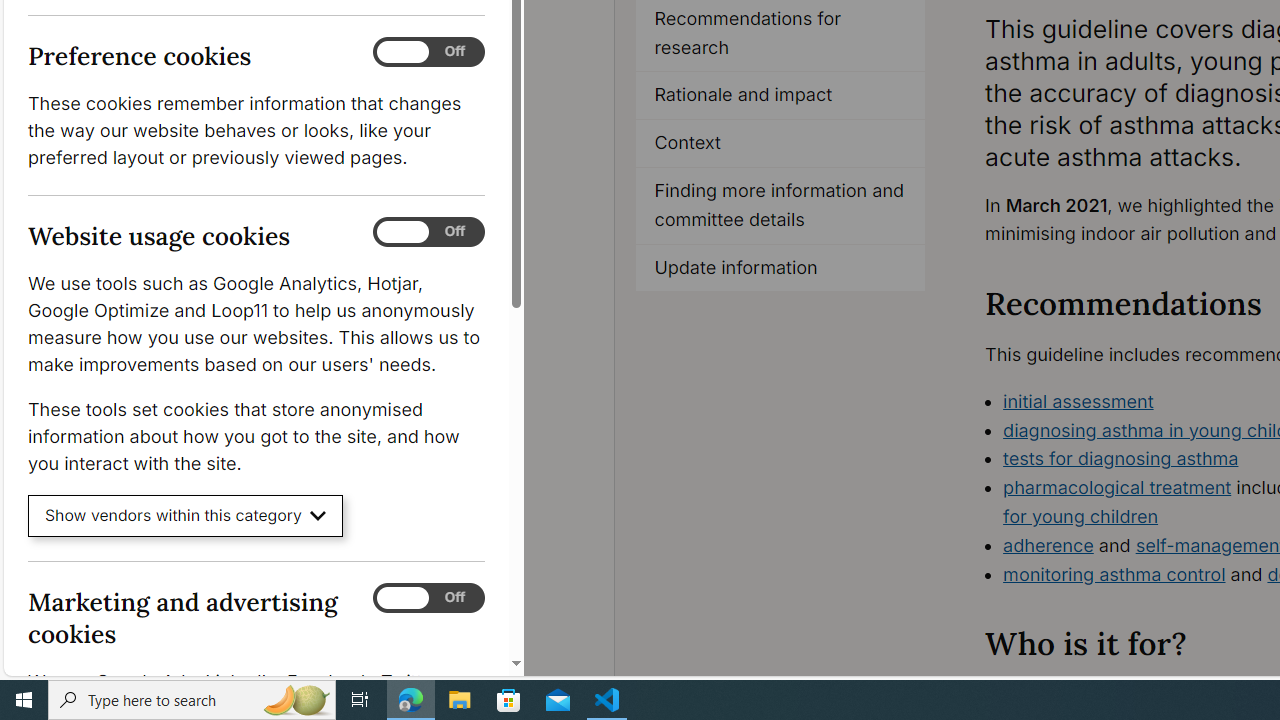 Image resolution: width=1280 pixels, height=720 pixels. What do you see at coordinates (779, 143) in the screenshot?
I see `'Context'` at bounding box center [779, 143].